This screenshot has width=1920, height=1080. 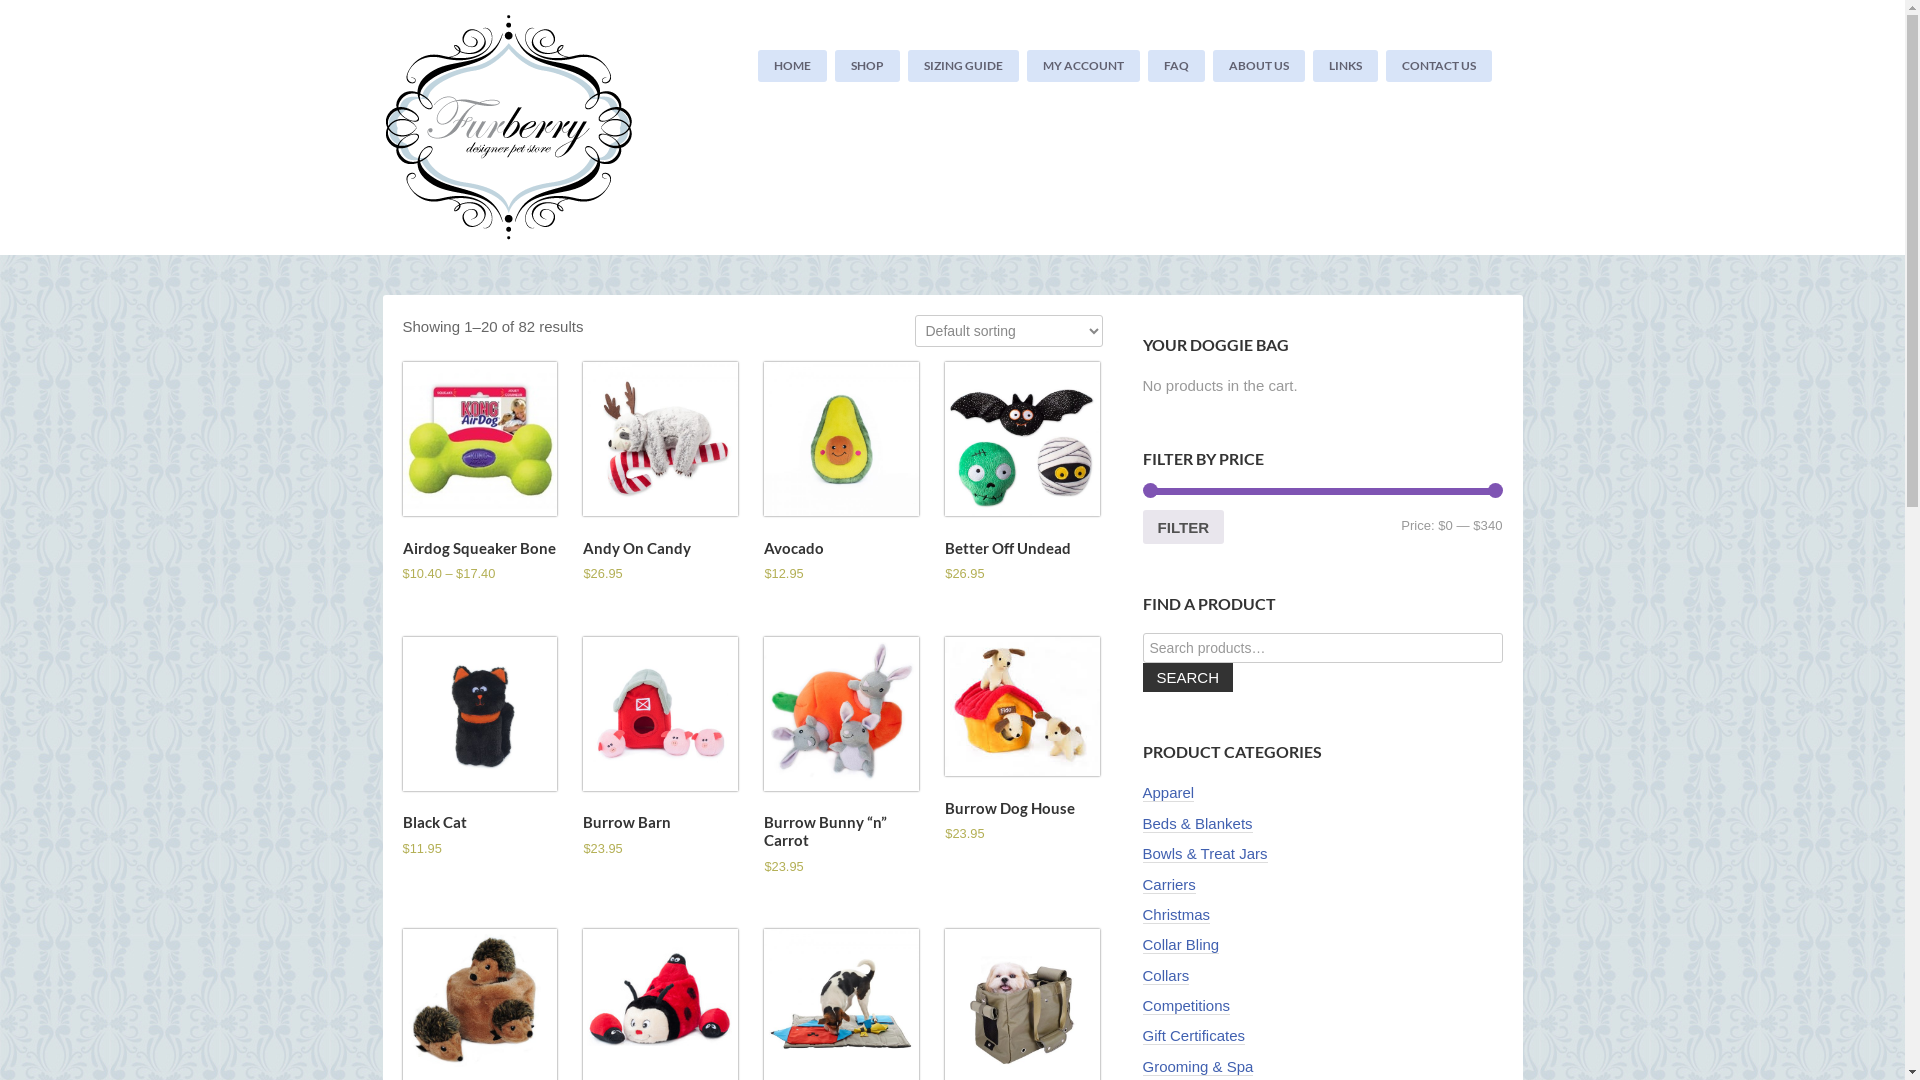 I want to click on 'Christmas', so click(x=1176, y=914).